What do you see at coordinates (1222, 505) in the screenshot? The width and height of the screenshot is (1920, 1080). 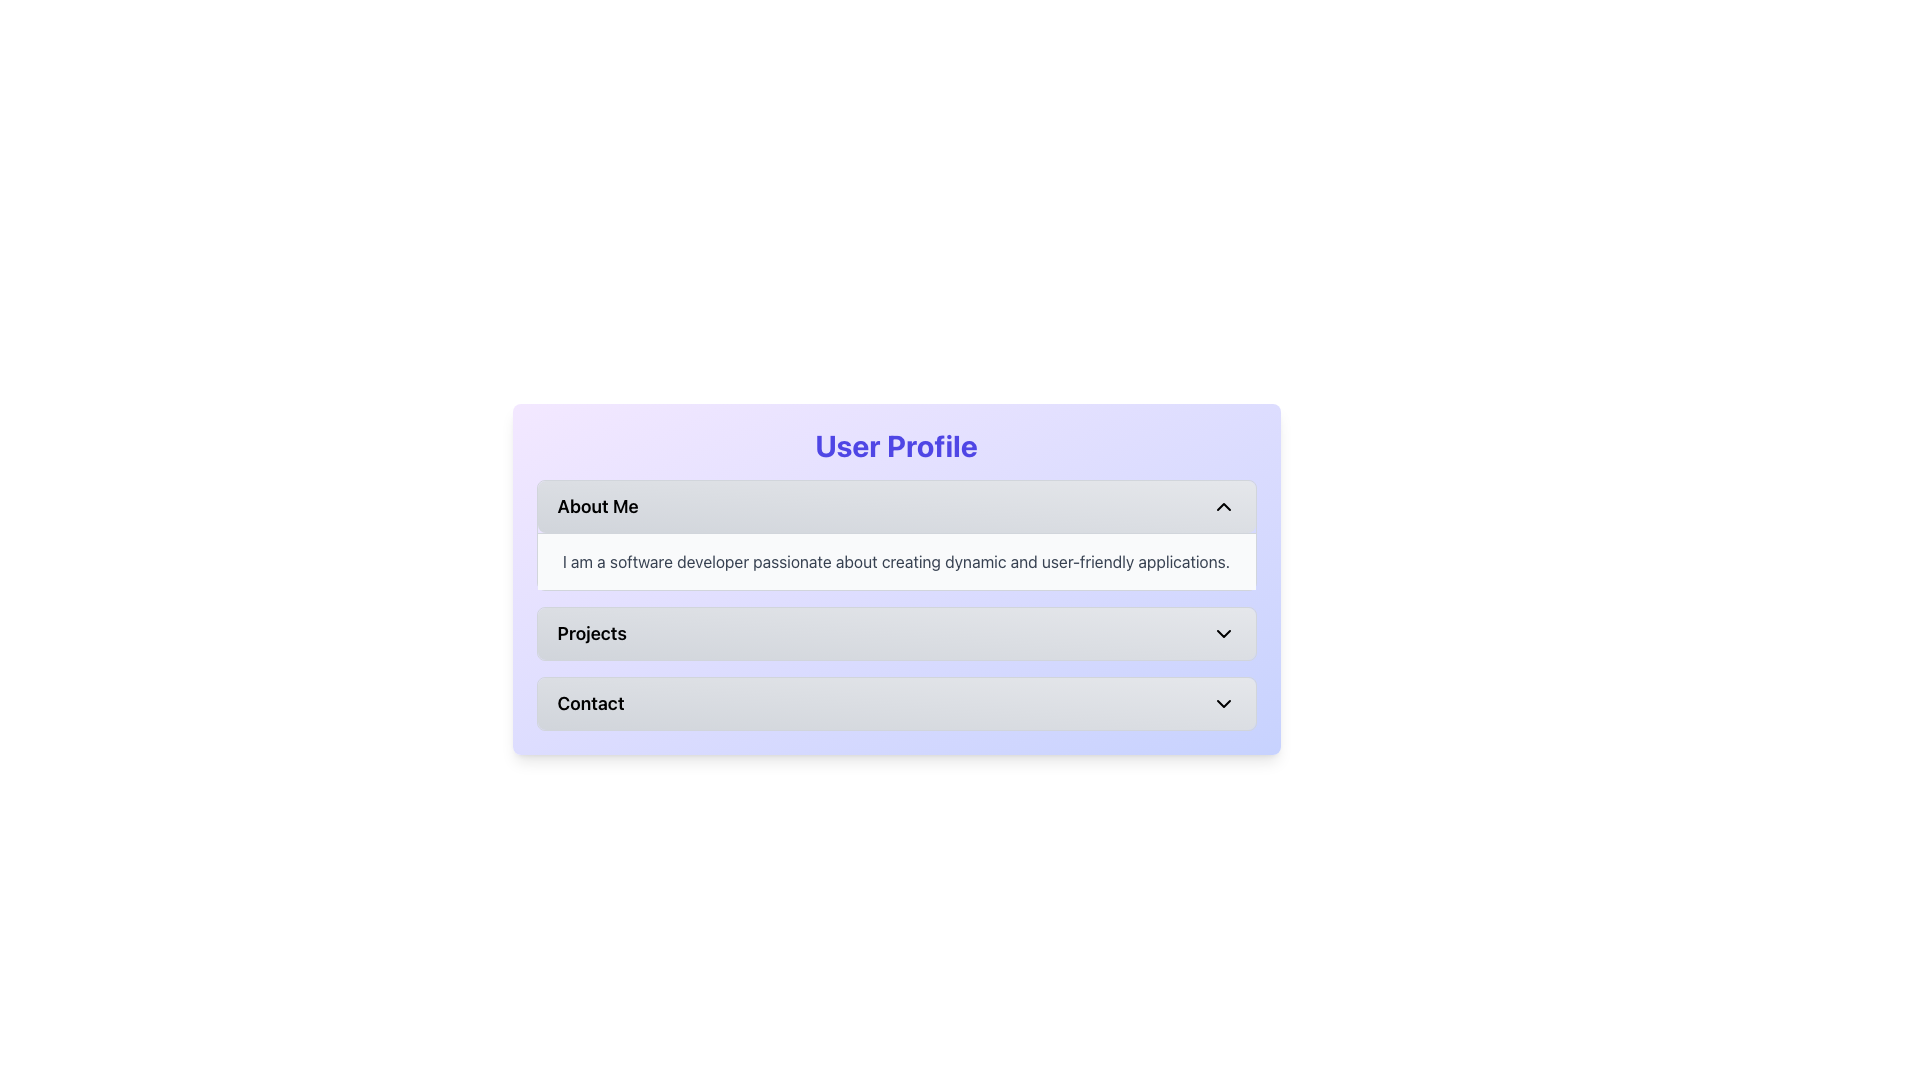 I see `the upward-facing chevron icon located in the header of the 'About Me' section` at bounding box center [1222, 505].